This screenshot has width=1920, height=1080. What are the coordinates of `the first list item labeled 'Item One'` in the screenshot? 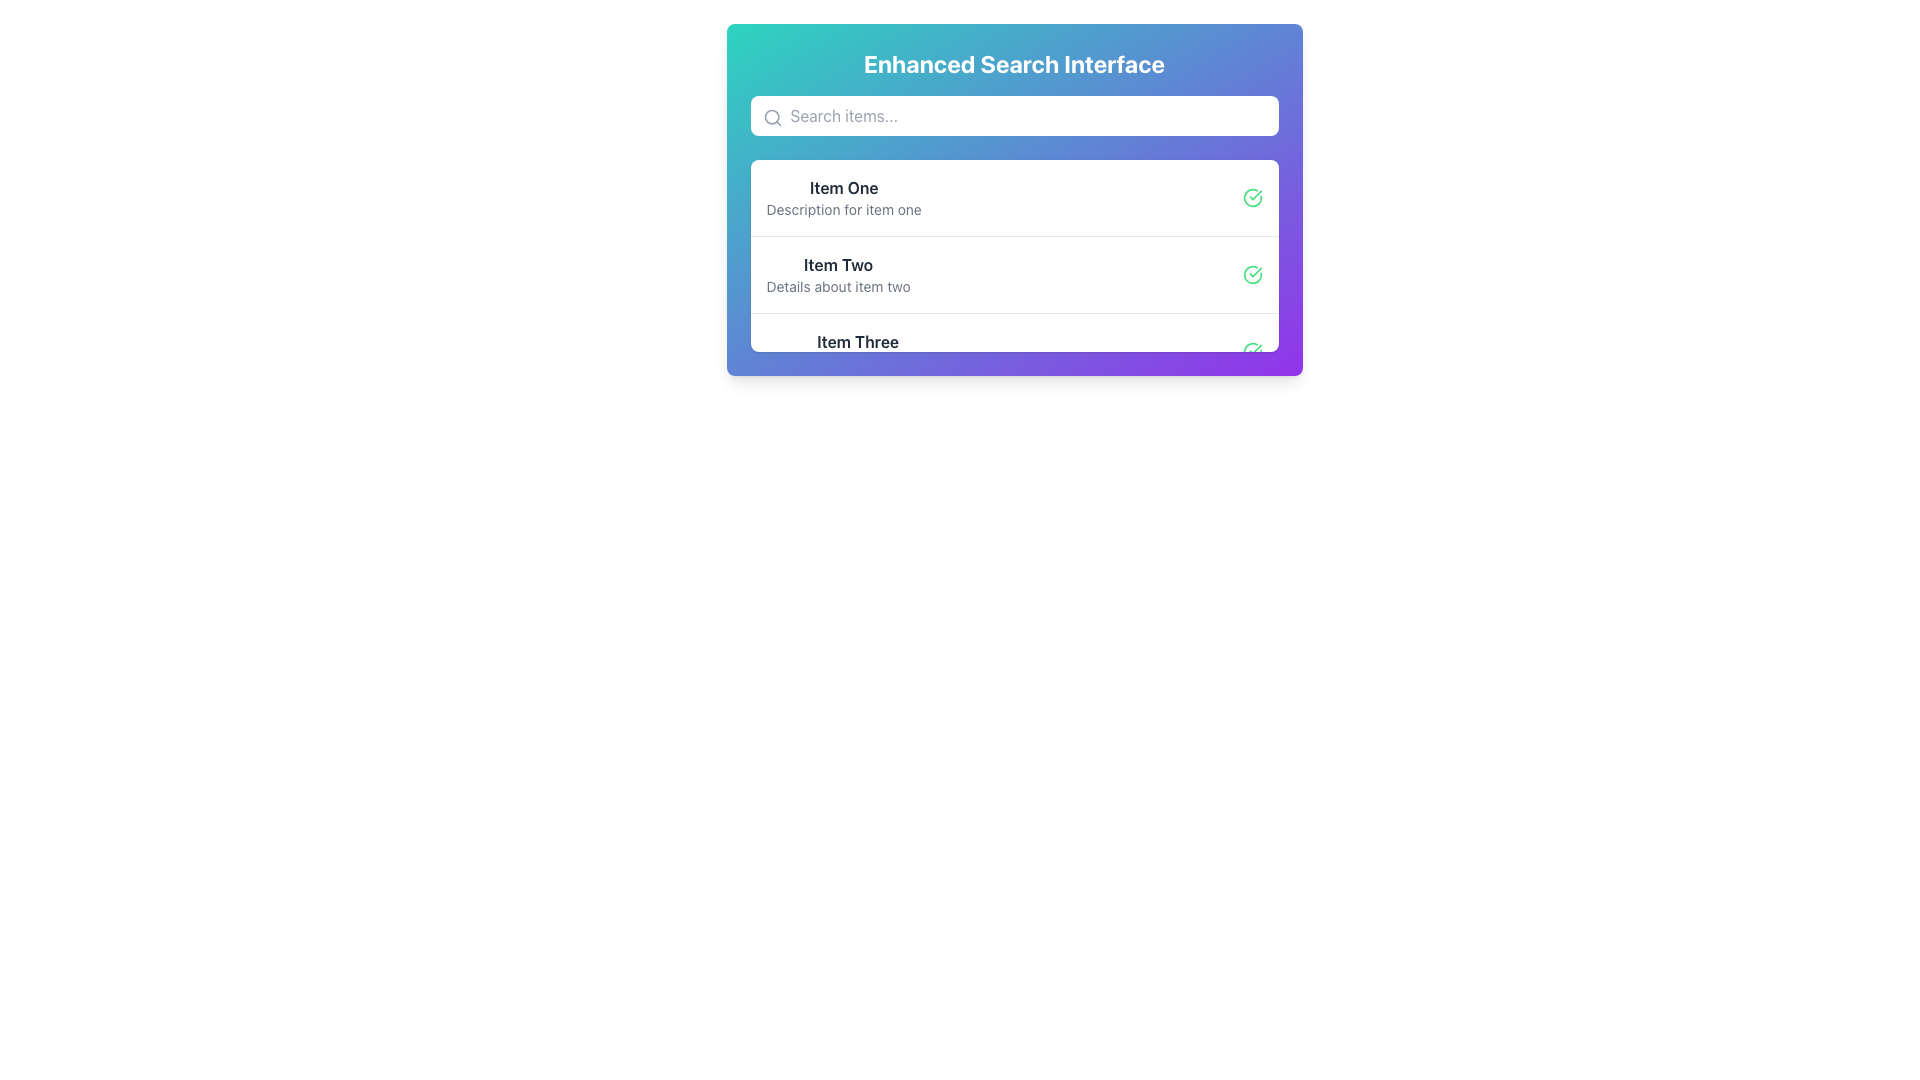 It's located at (1014, 197).